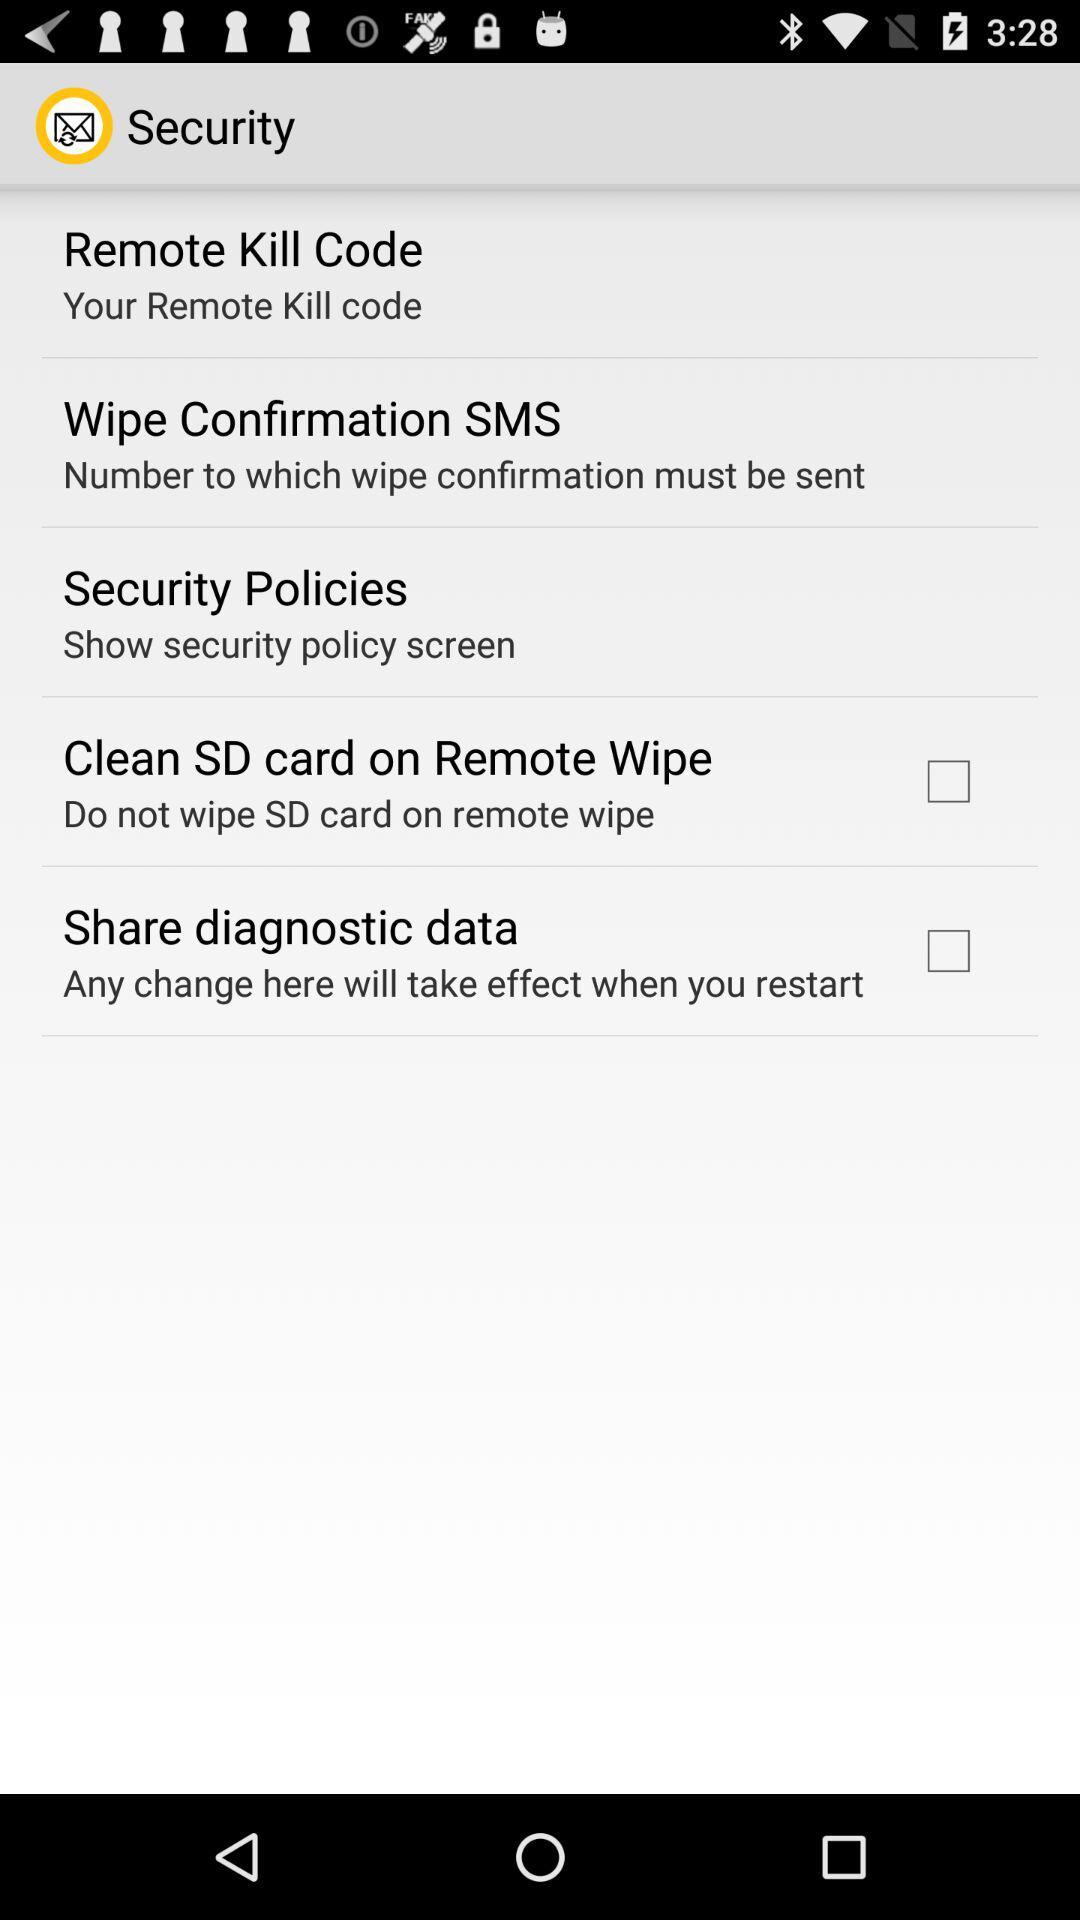 Image resolution: width=1080 pixels, height=1920 pixels. Describe the element at coordinates (234, 585) in the screenshot. I see `item above the show security policy` at that location.